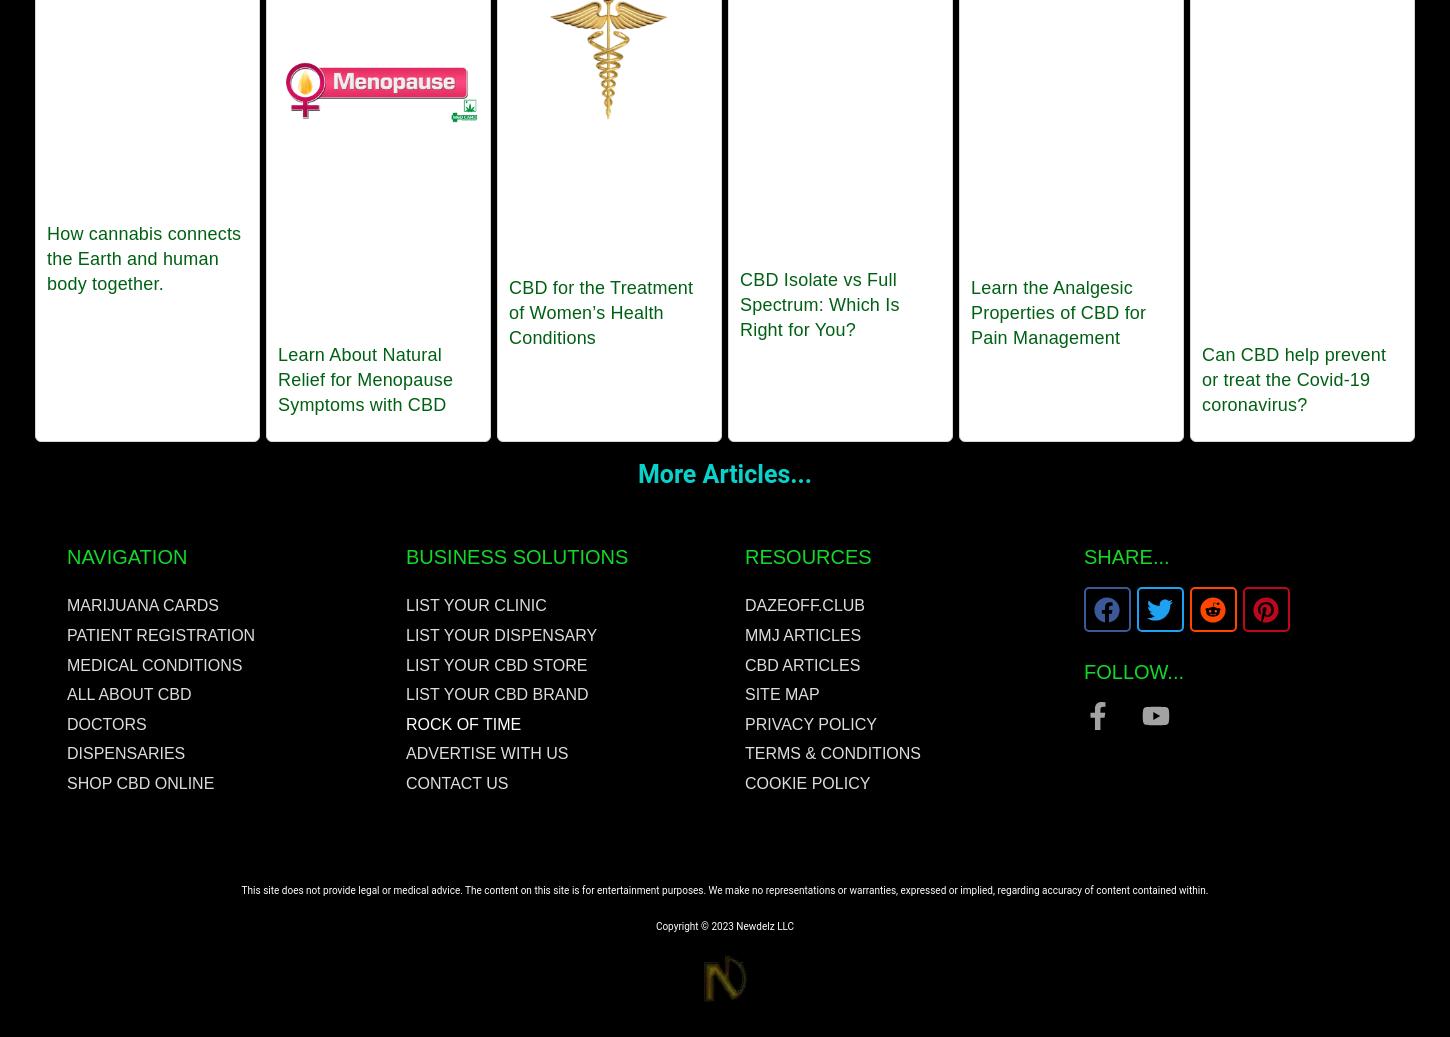 The width and height of the screenshot is (1450, 1037). I want to click on 'How cannabis connects the Earth and human body together.', so click(142, 257).